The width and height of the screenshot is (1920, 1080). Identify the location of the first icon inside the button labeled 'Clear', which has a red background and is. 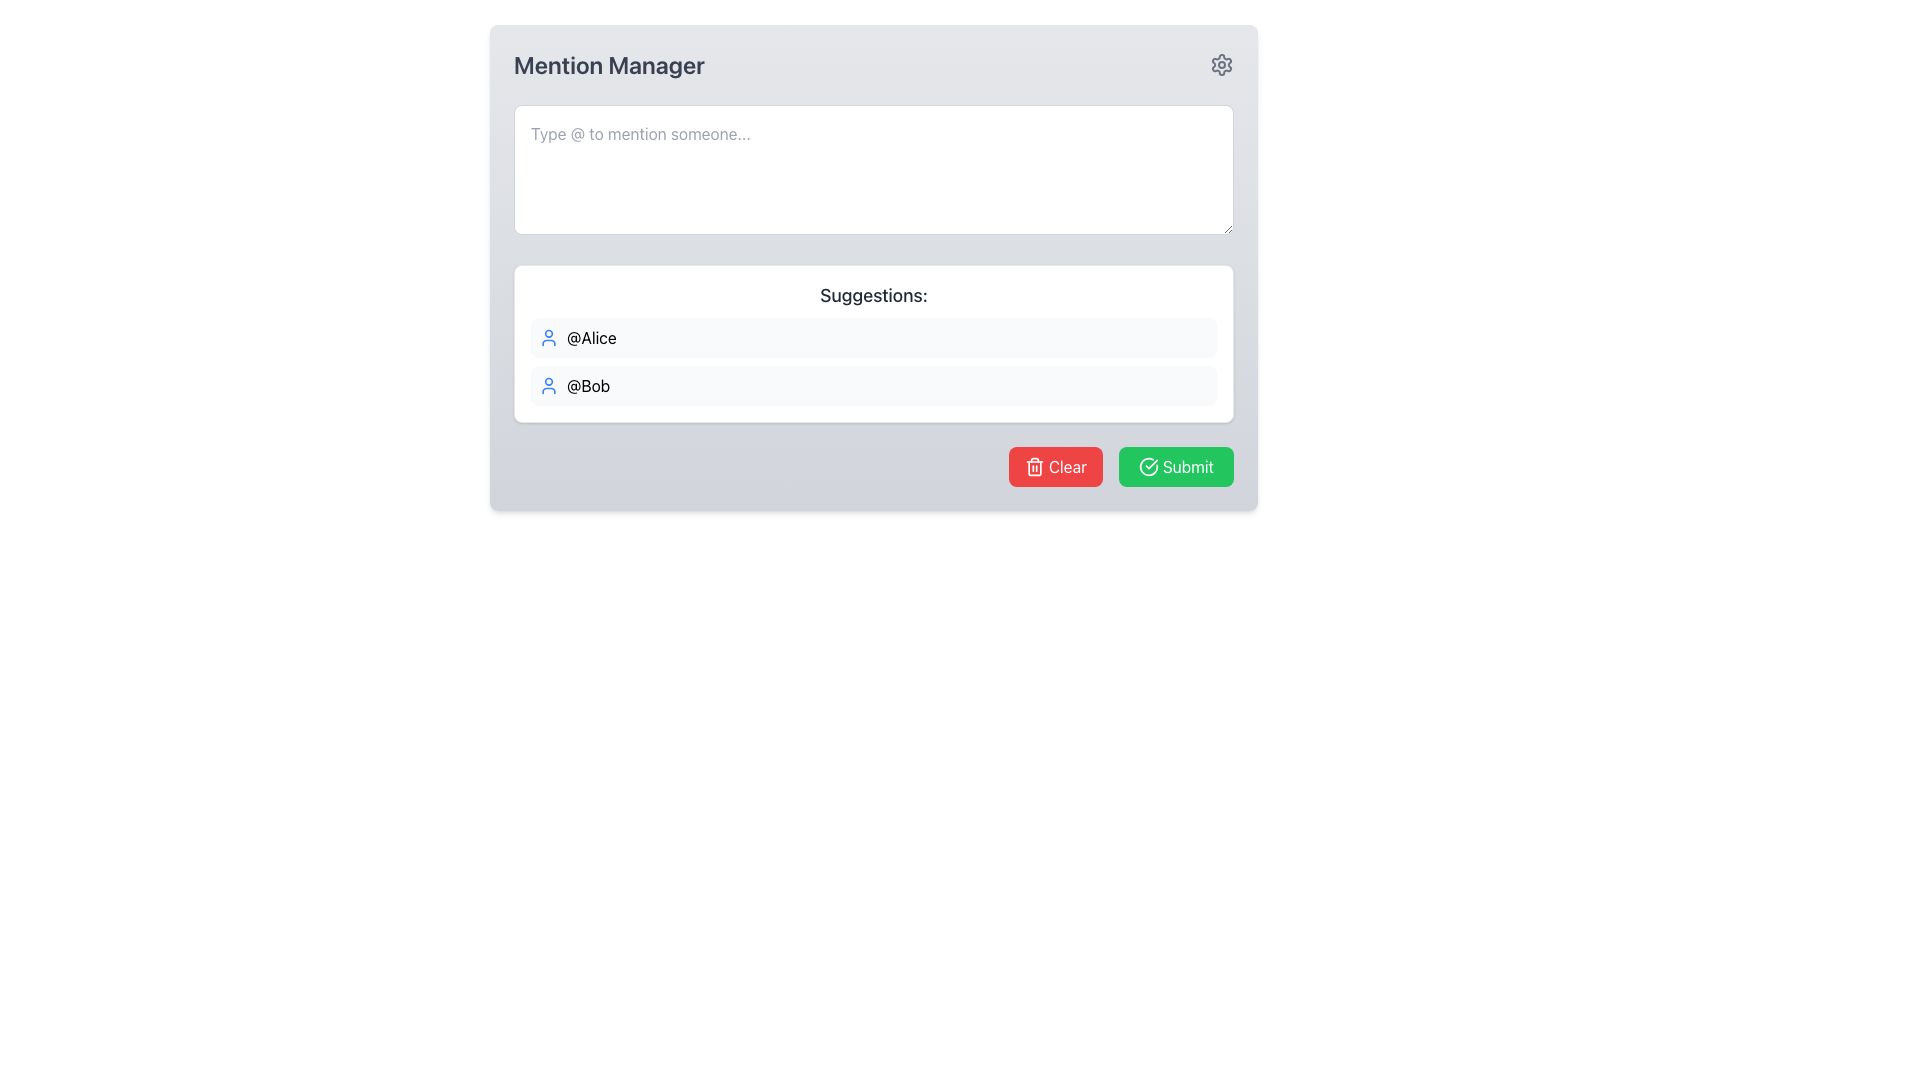
(1034, 466).